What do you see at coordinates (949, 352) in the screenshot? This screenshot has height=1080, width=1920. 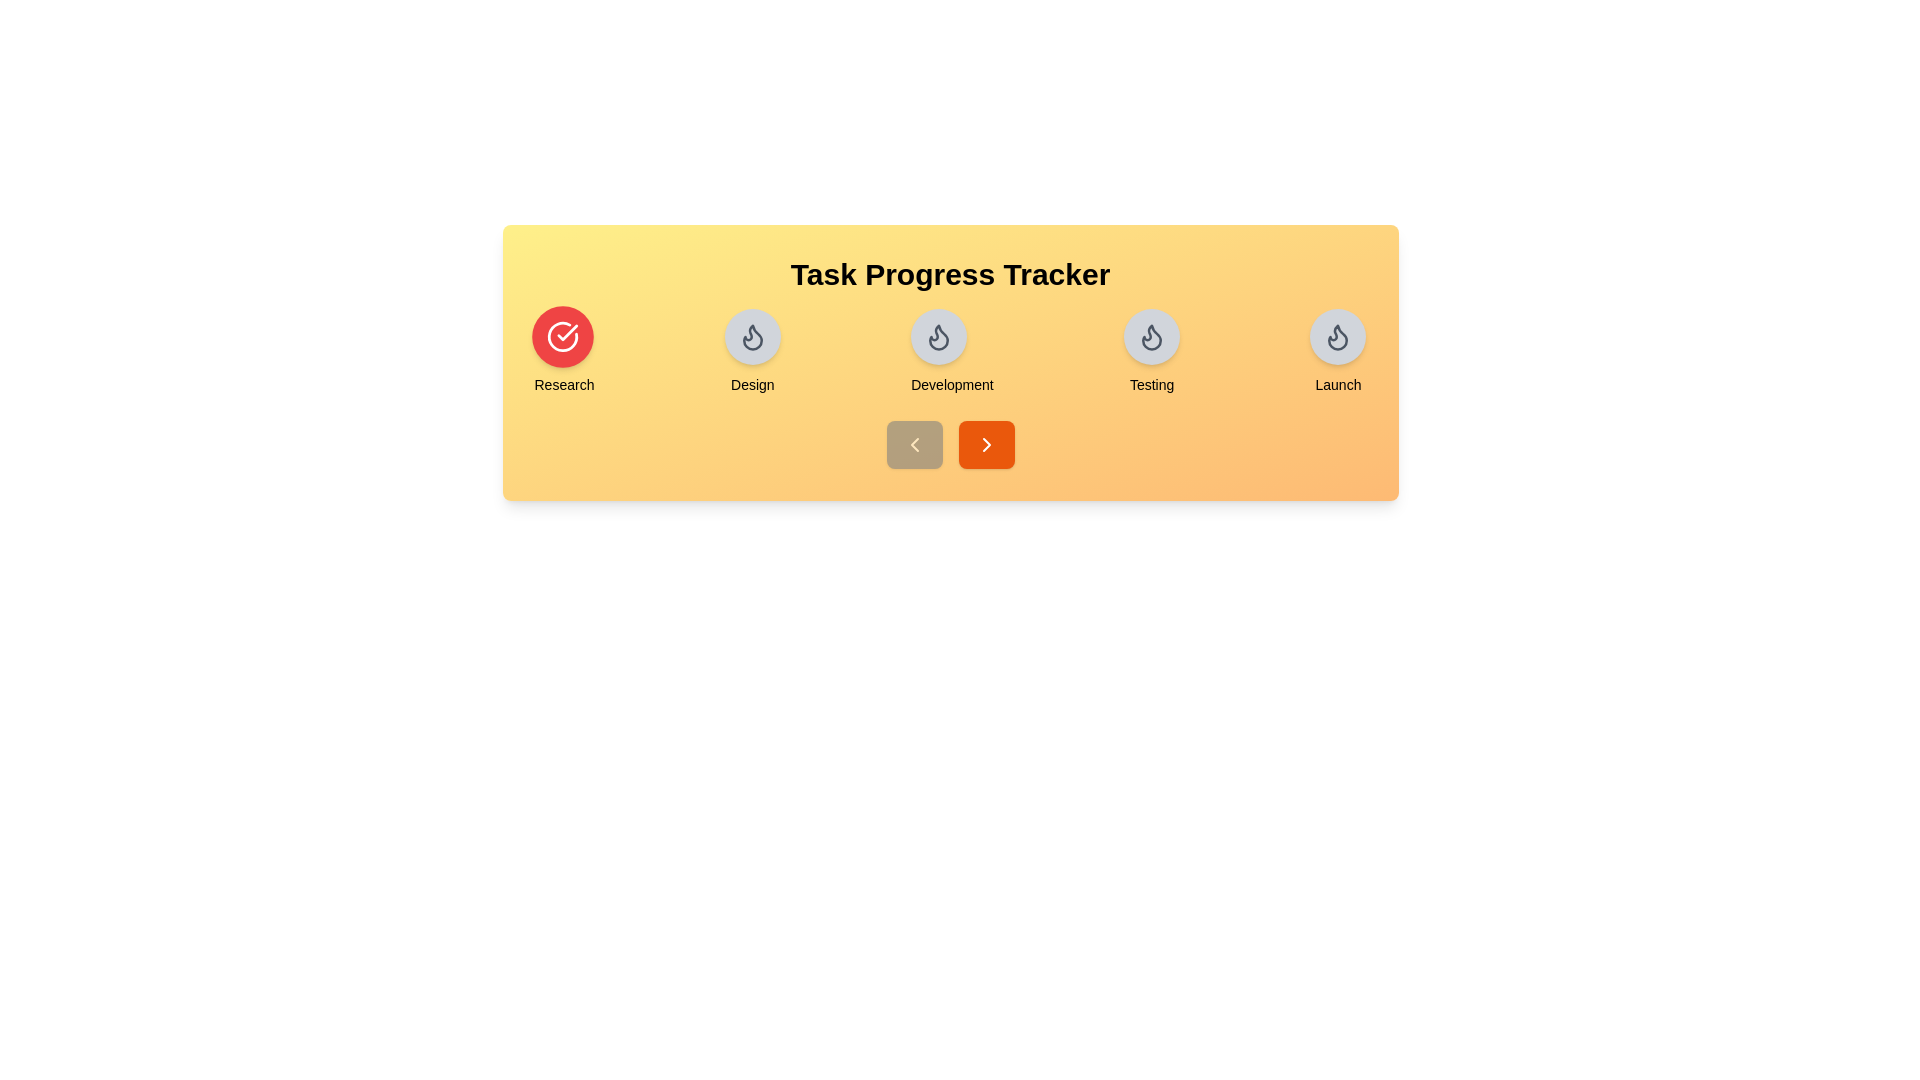 I see `the 'Development' step tracker node` at bounding box center [949, 352].